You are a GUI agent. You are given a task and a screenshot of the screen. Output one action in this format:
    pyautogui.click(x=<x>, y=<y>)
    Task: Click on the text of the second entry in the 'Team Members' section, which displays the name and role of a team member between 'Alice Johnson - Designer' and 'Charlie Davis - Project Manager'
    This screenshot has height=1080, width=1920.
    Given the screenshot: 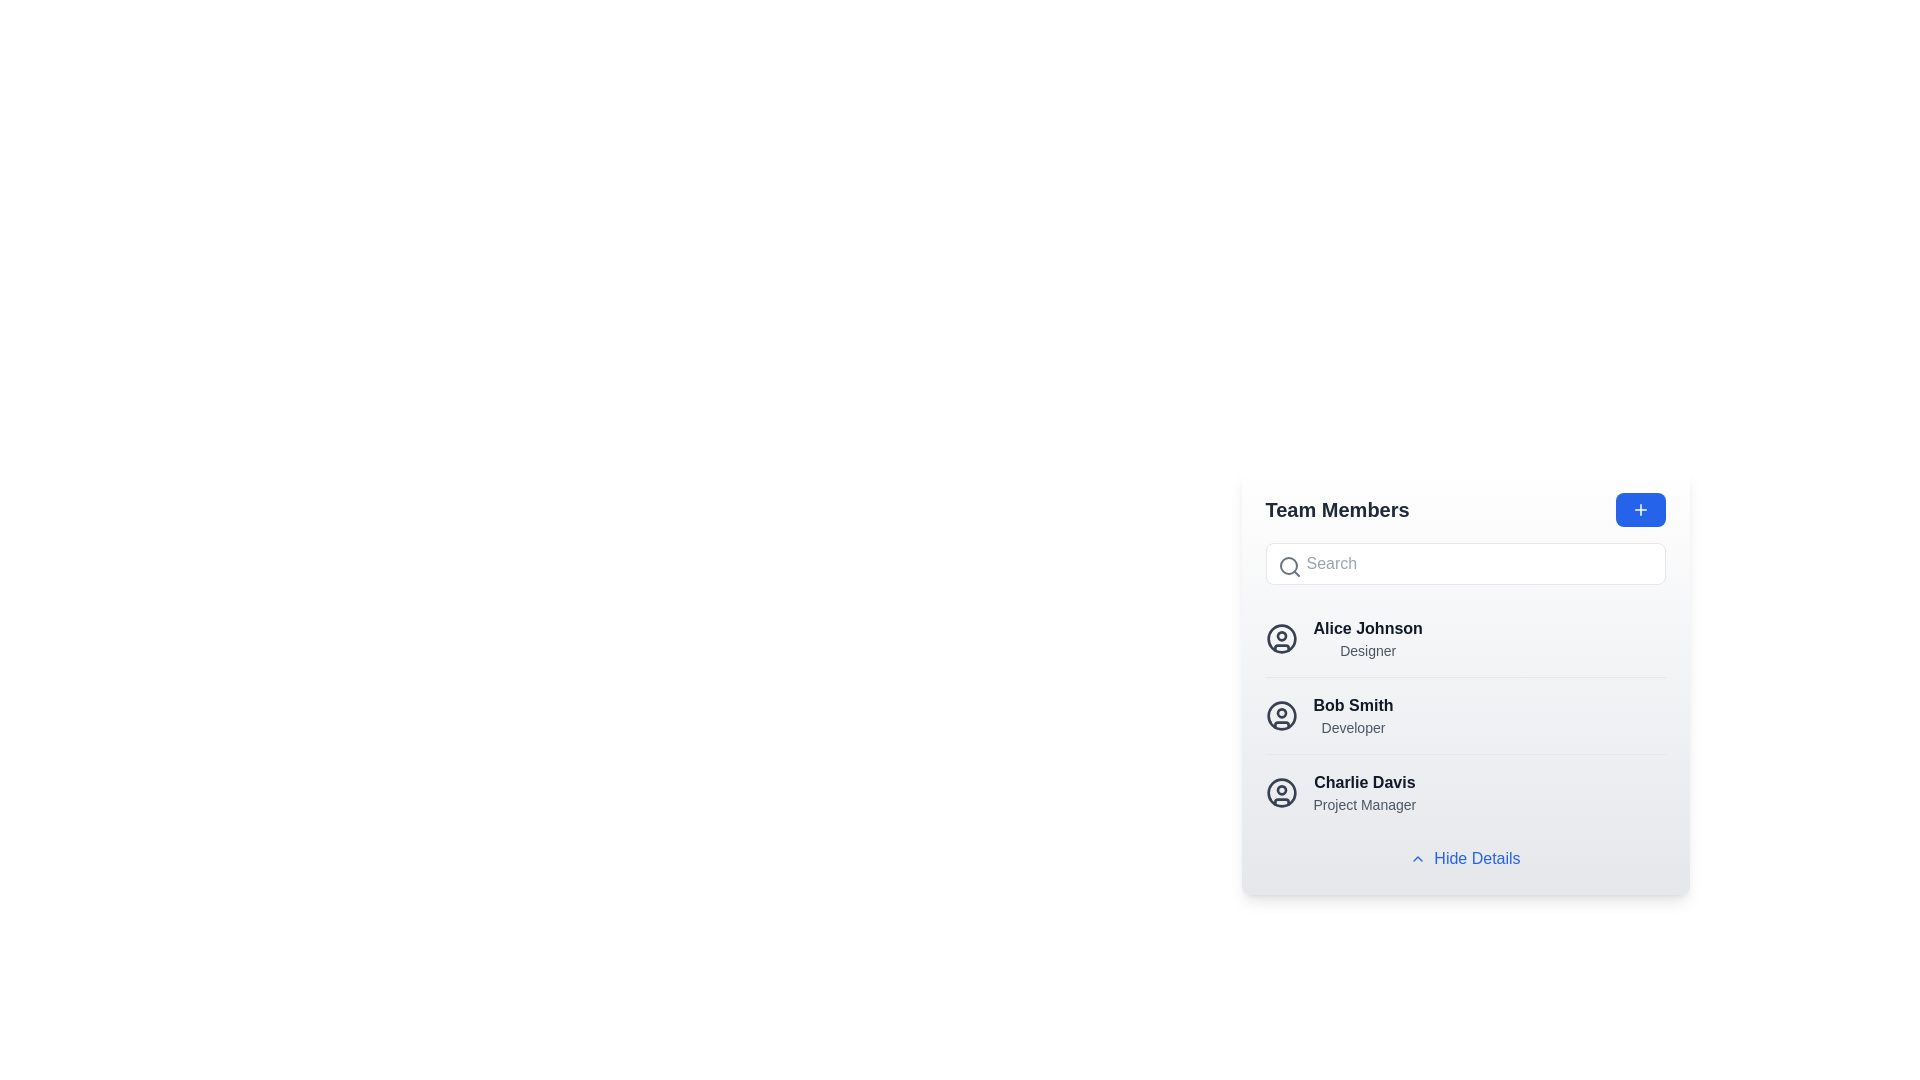 What is the action you would take?
    pyautogui.click(x=1353, y=715)
    